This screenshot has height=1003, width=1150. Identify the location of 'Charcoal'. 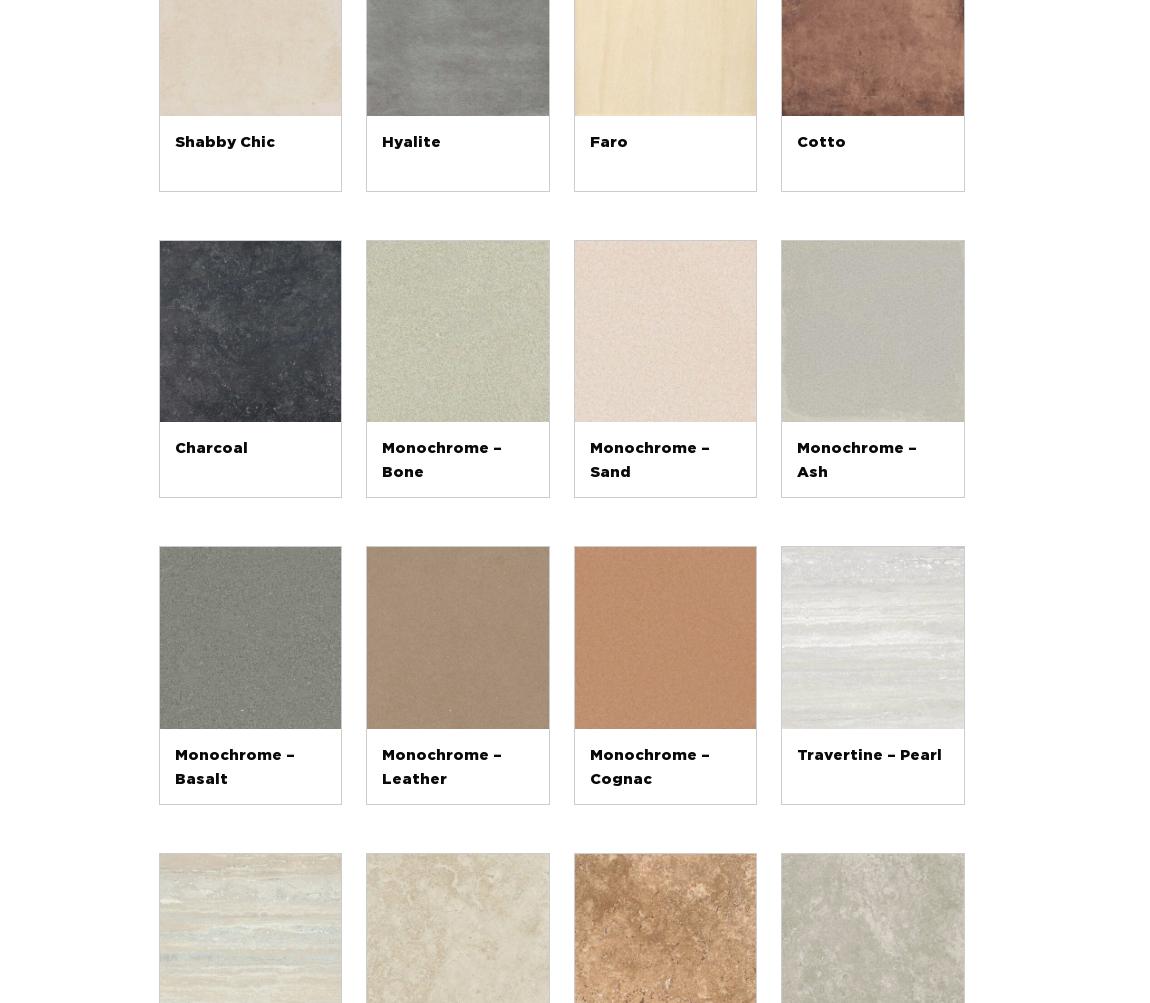
(209, 448).